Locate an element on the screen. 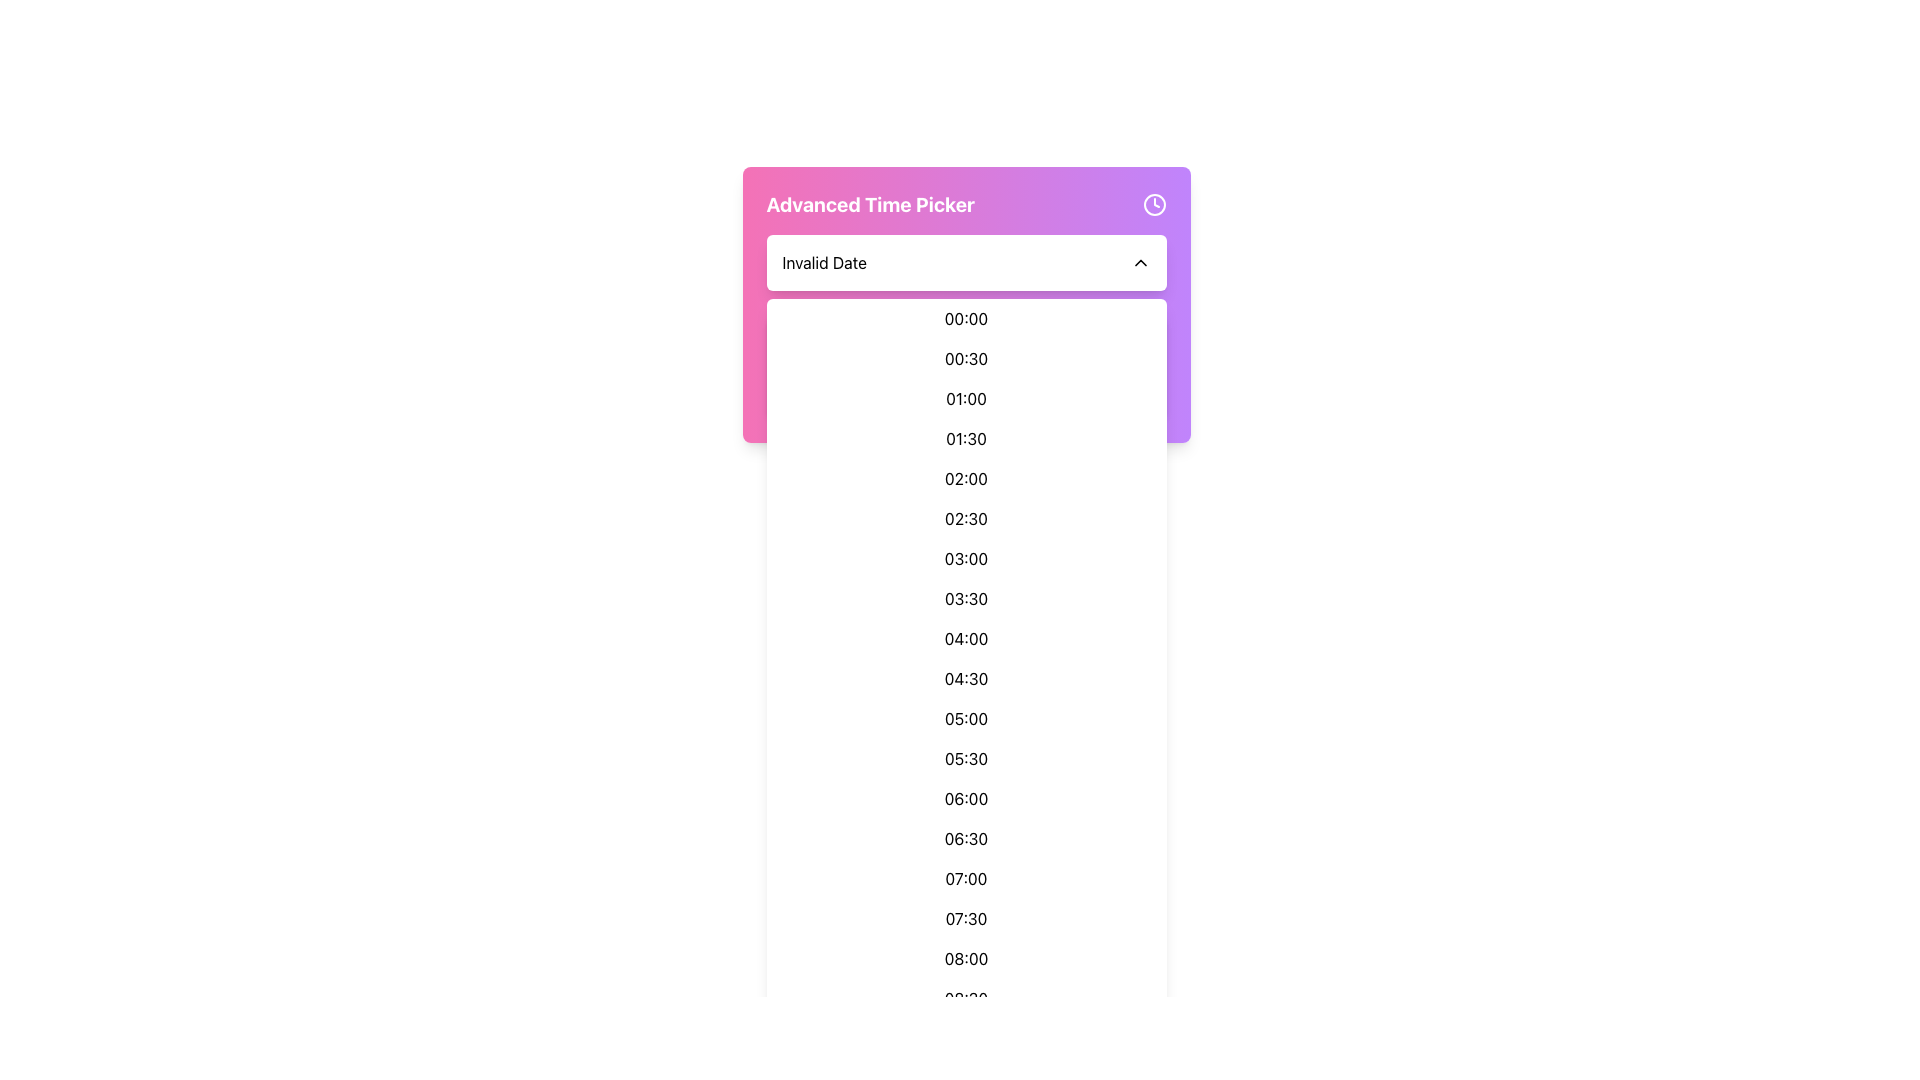  the list item displaying '04:30', which is the 10th time option in the dropdown menu, positioned between '04:00' and '05:00' is located at coordinates (966, 677).